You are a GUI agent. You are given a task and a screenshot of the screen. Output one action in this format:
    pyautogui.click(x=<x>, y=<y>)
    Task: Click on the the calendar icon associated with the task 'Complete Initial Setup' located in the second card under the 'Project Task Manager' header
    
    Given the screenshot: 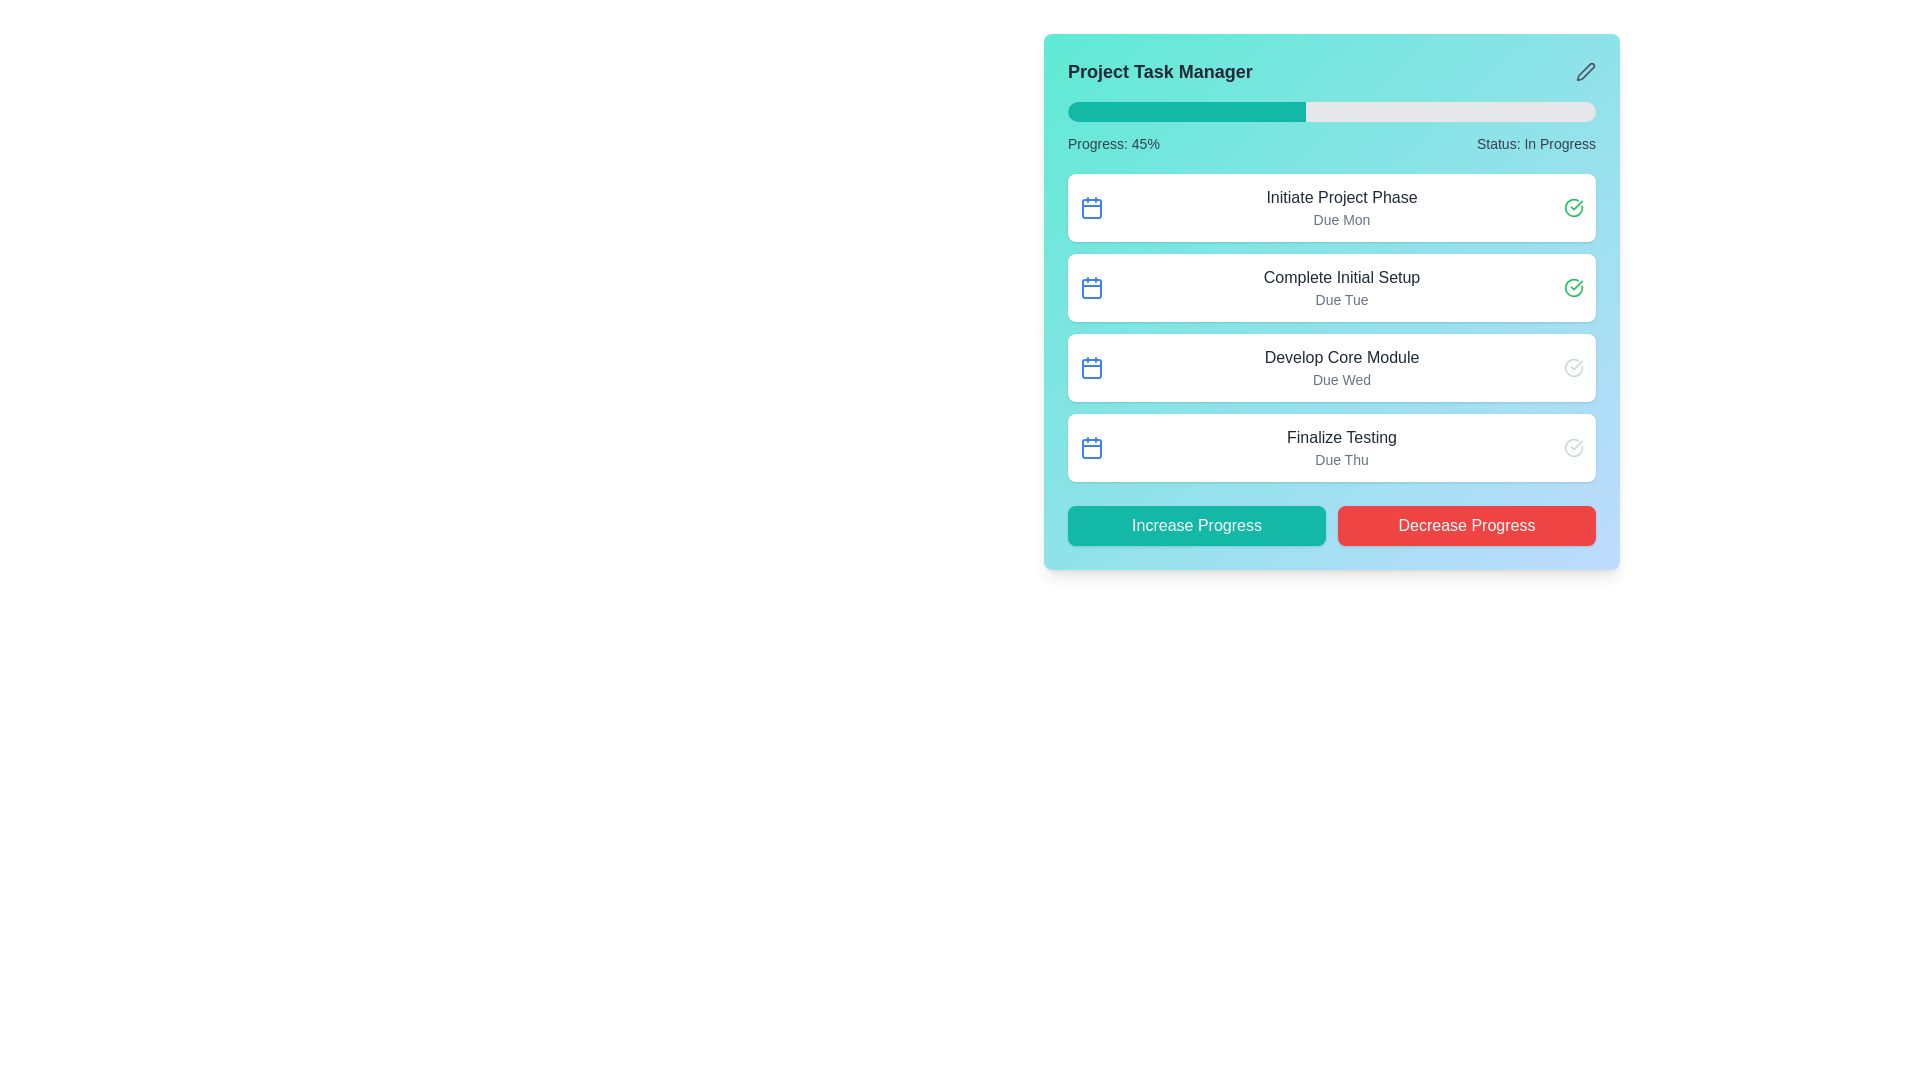 What is the action you would take?
    pyautogui.click(x=1090, y=288)
    